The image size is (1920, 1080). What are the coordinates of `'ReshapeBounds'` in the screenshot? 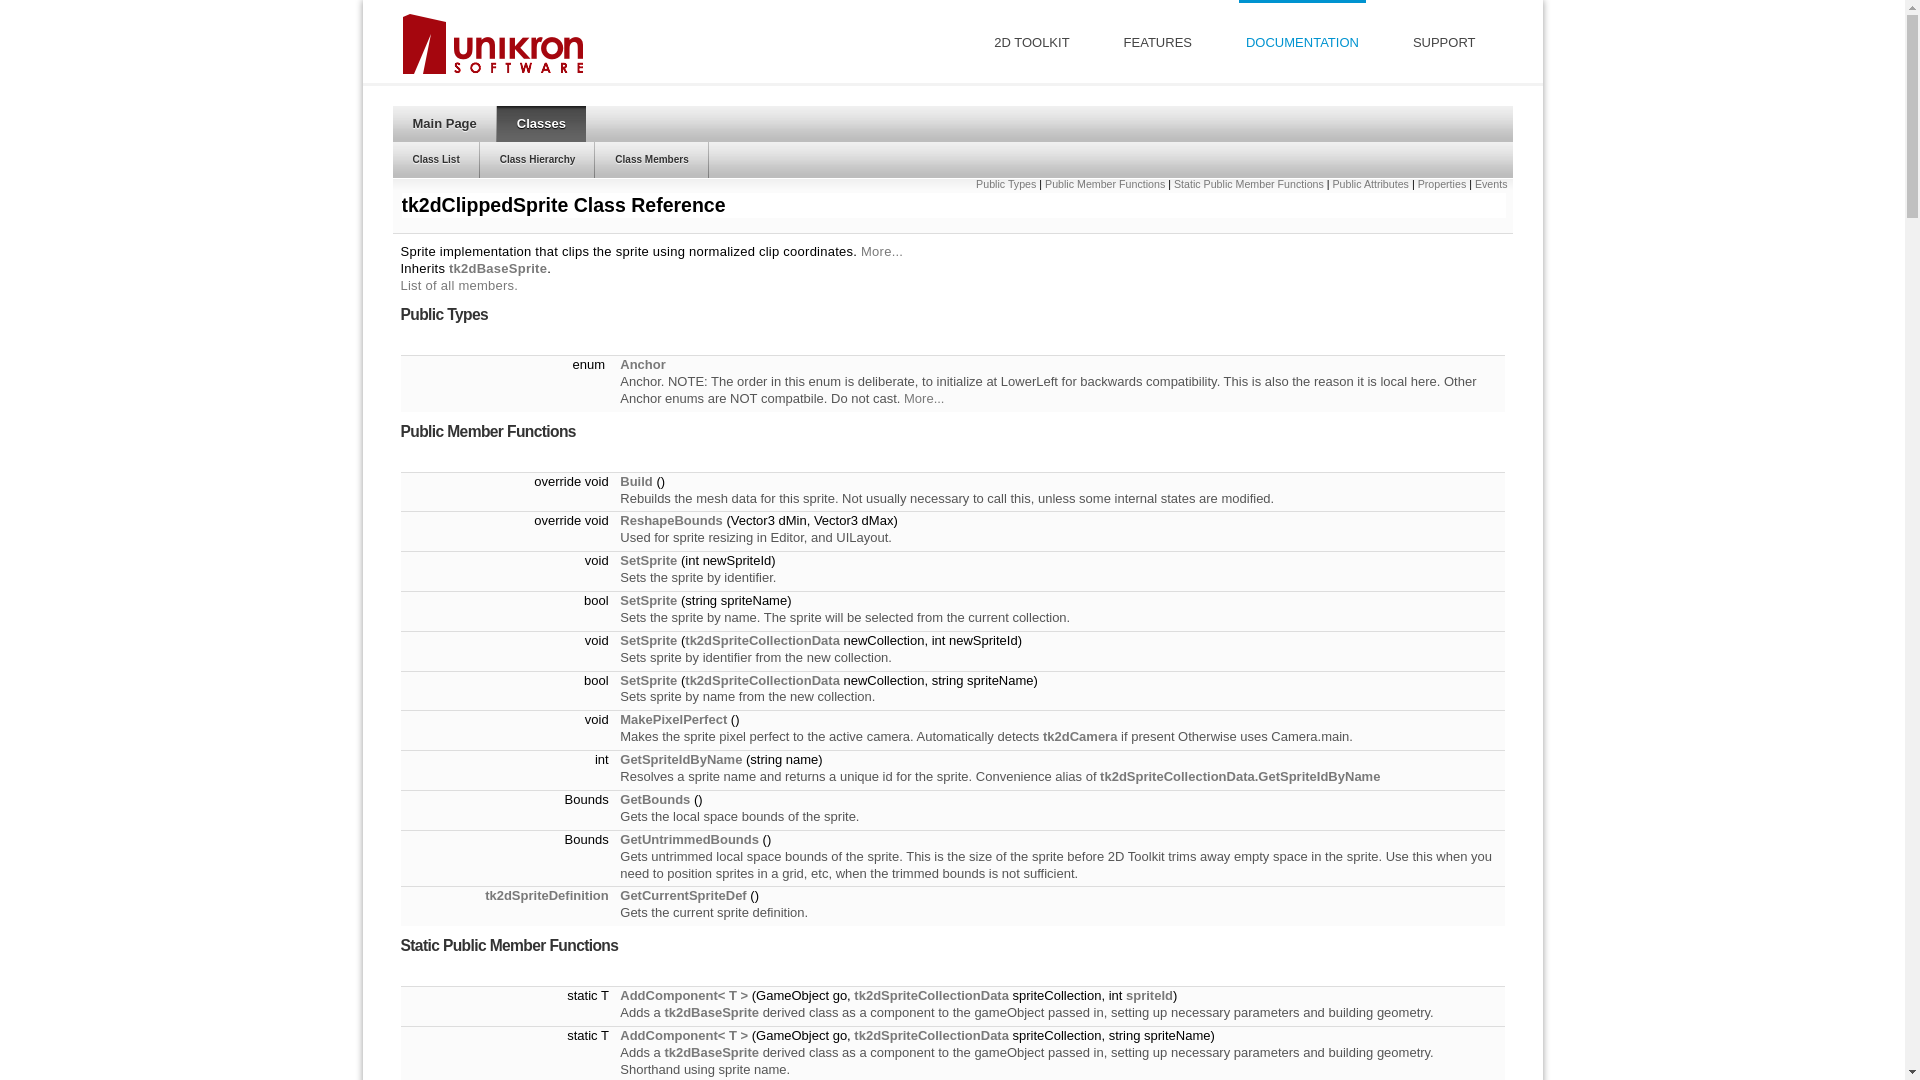 It's located at (671, 519).